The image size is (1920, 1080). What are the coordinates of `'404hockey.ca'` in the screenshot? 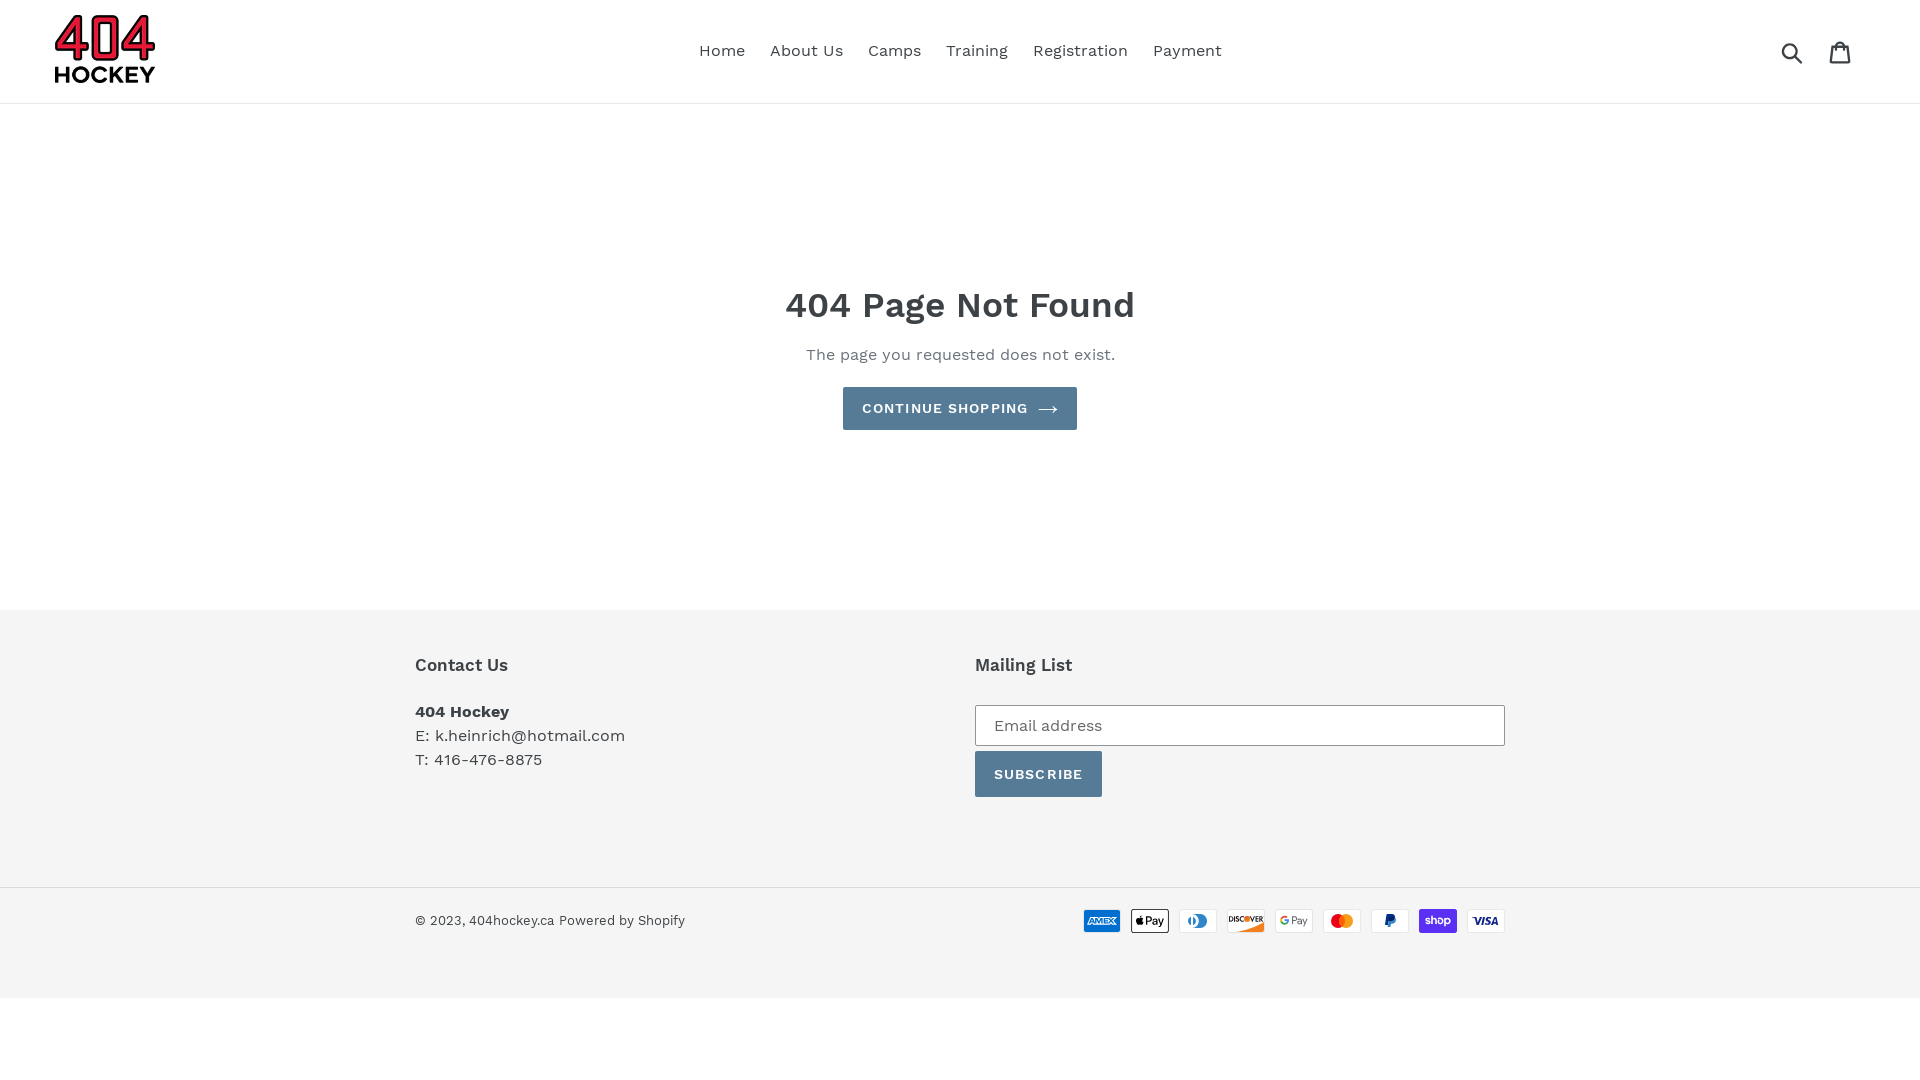 It's located at (511, 920).